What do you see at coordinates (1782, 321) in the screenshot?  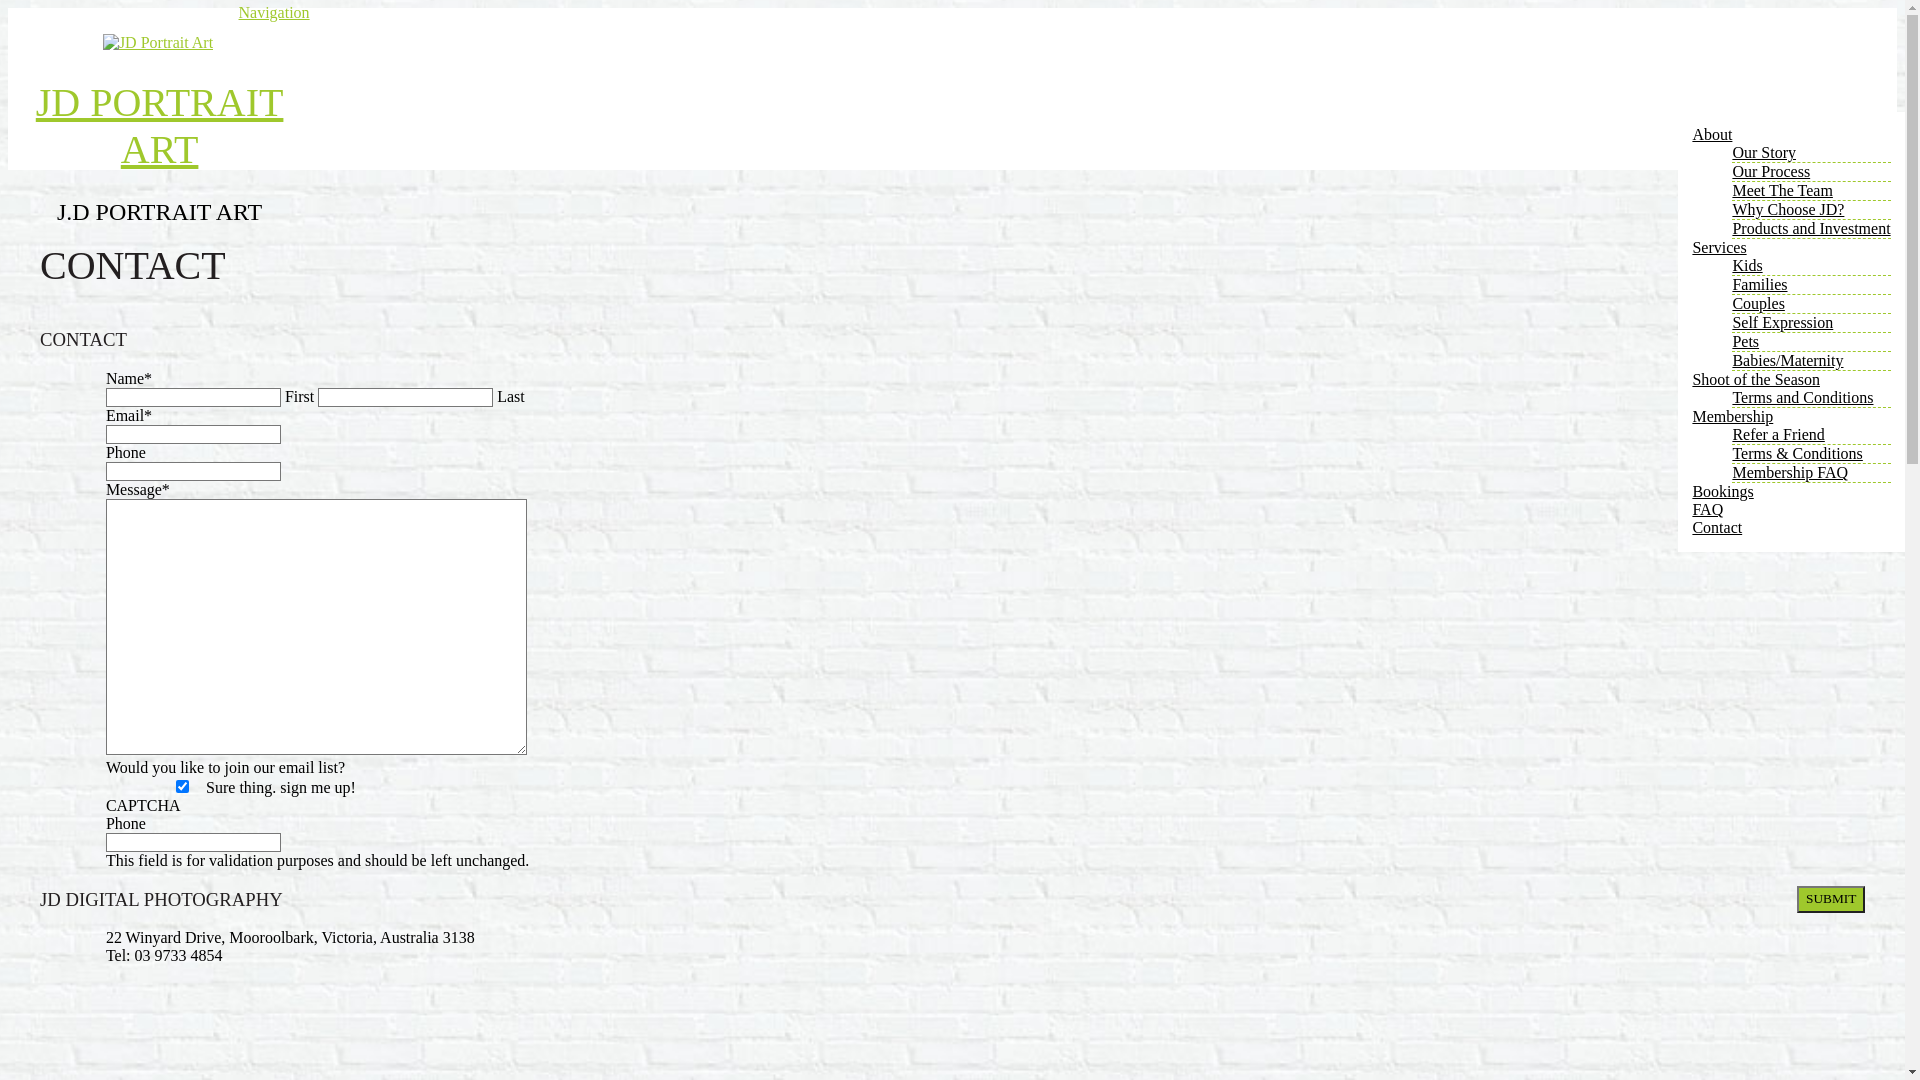 I see `'Self Expression'` at bounding box center [1782, 321].